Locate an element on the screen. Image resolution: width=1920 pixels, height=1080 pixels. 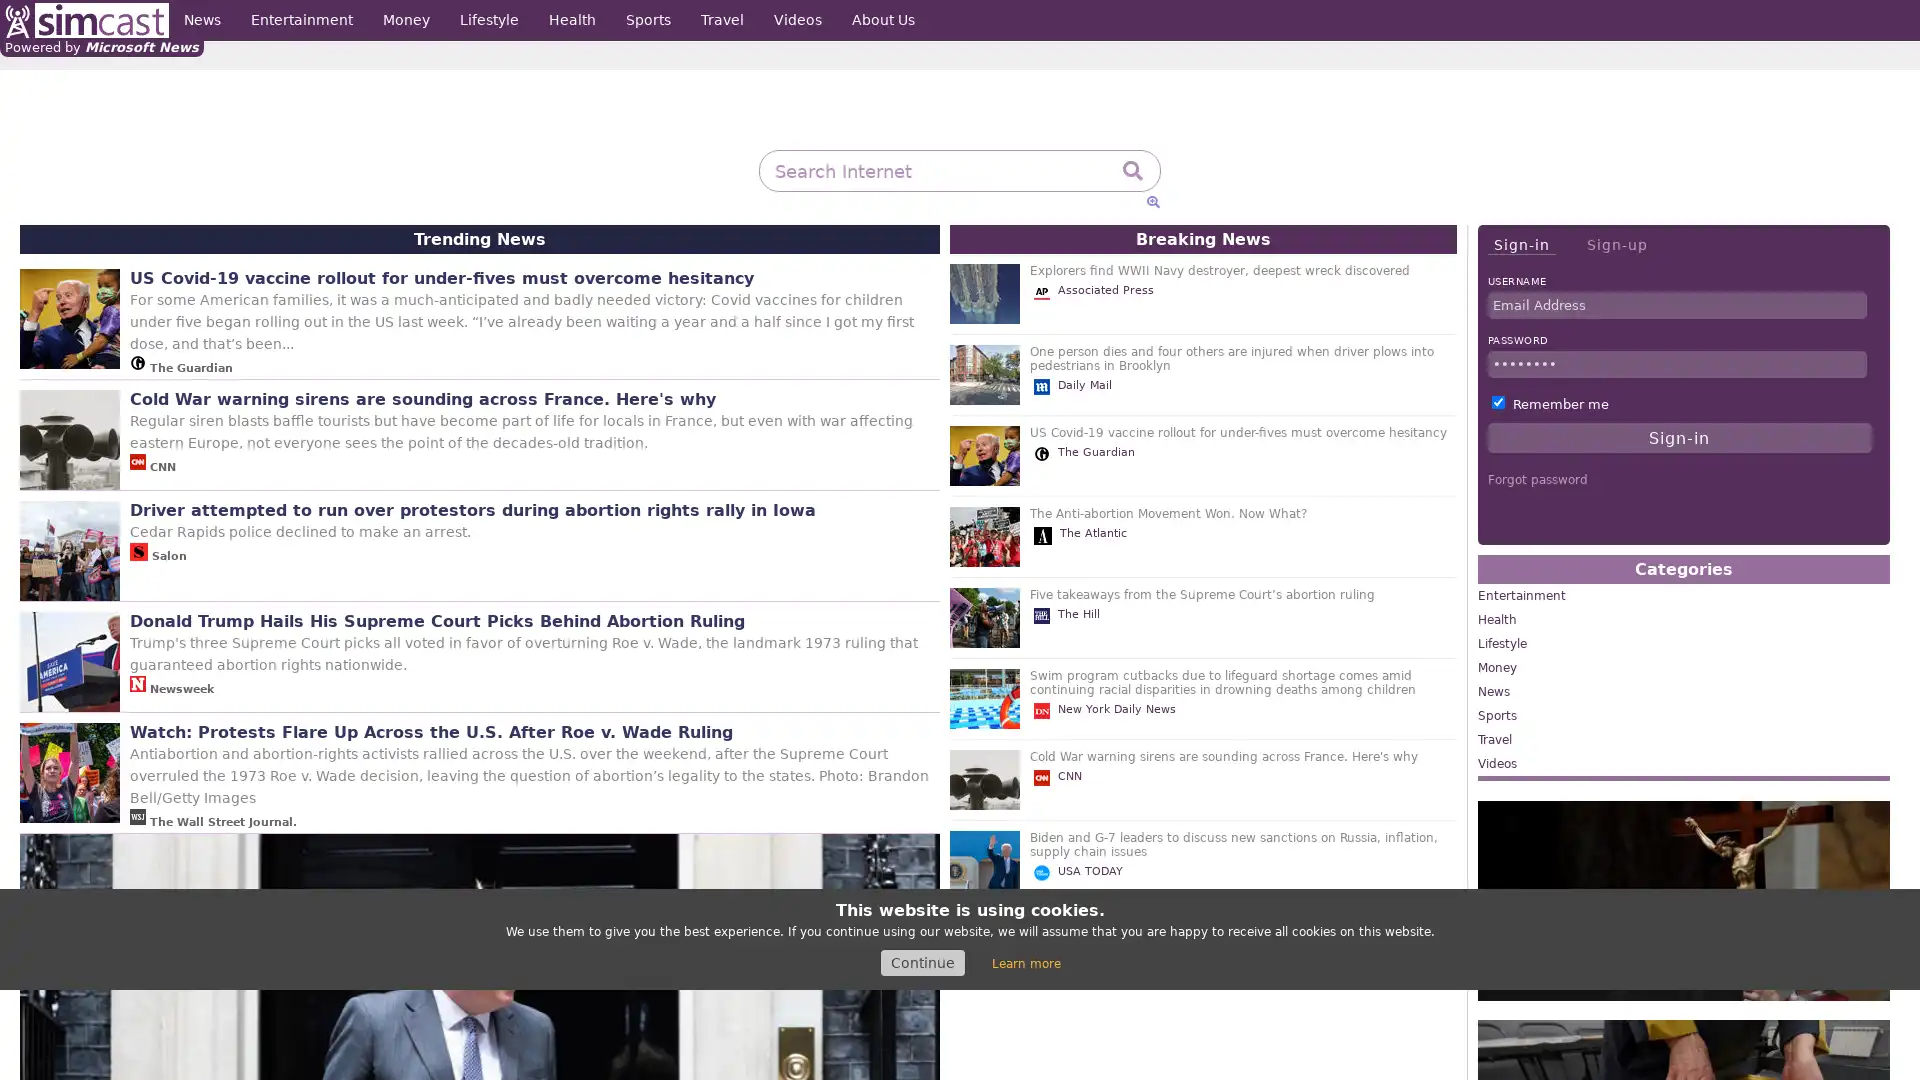
Sign-in is located at coordinates (1679, 437).